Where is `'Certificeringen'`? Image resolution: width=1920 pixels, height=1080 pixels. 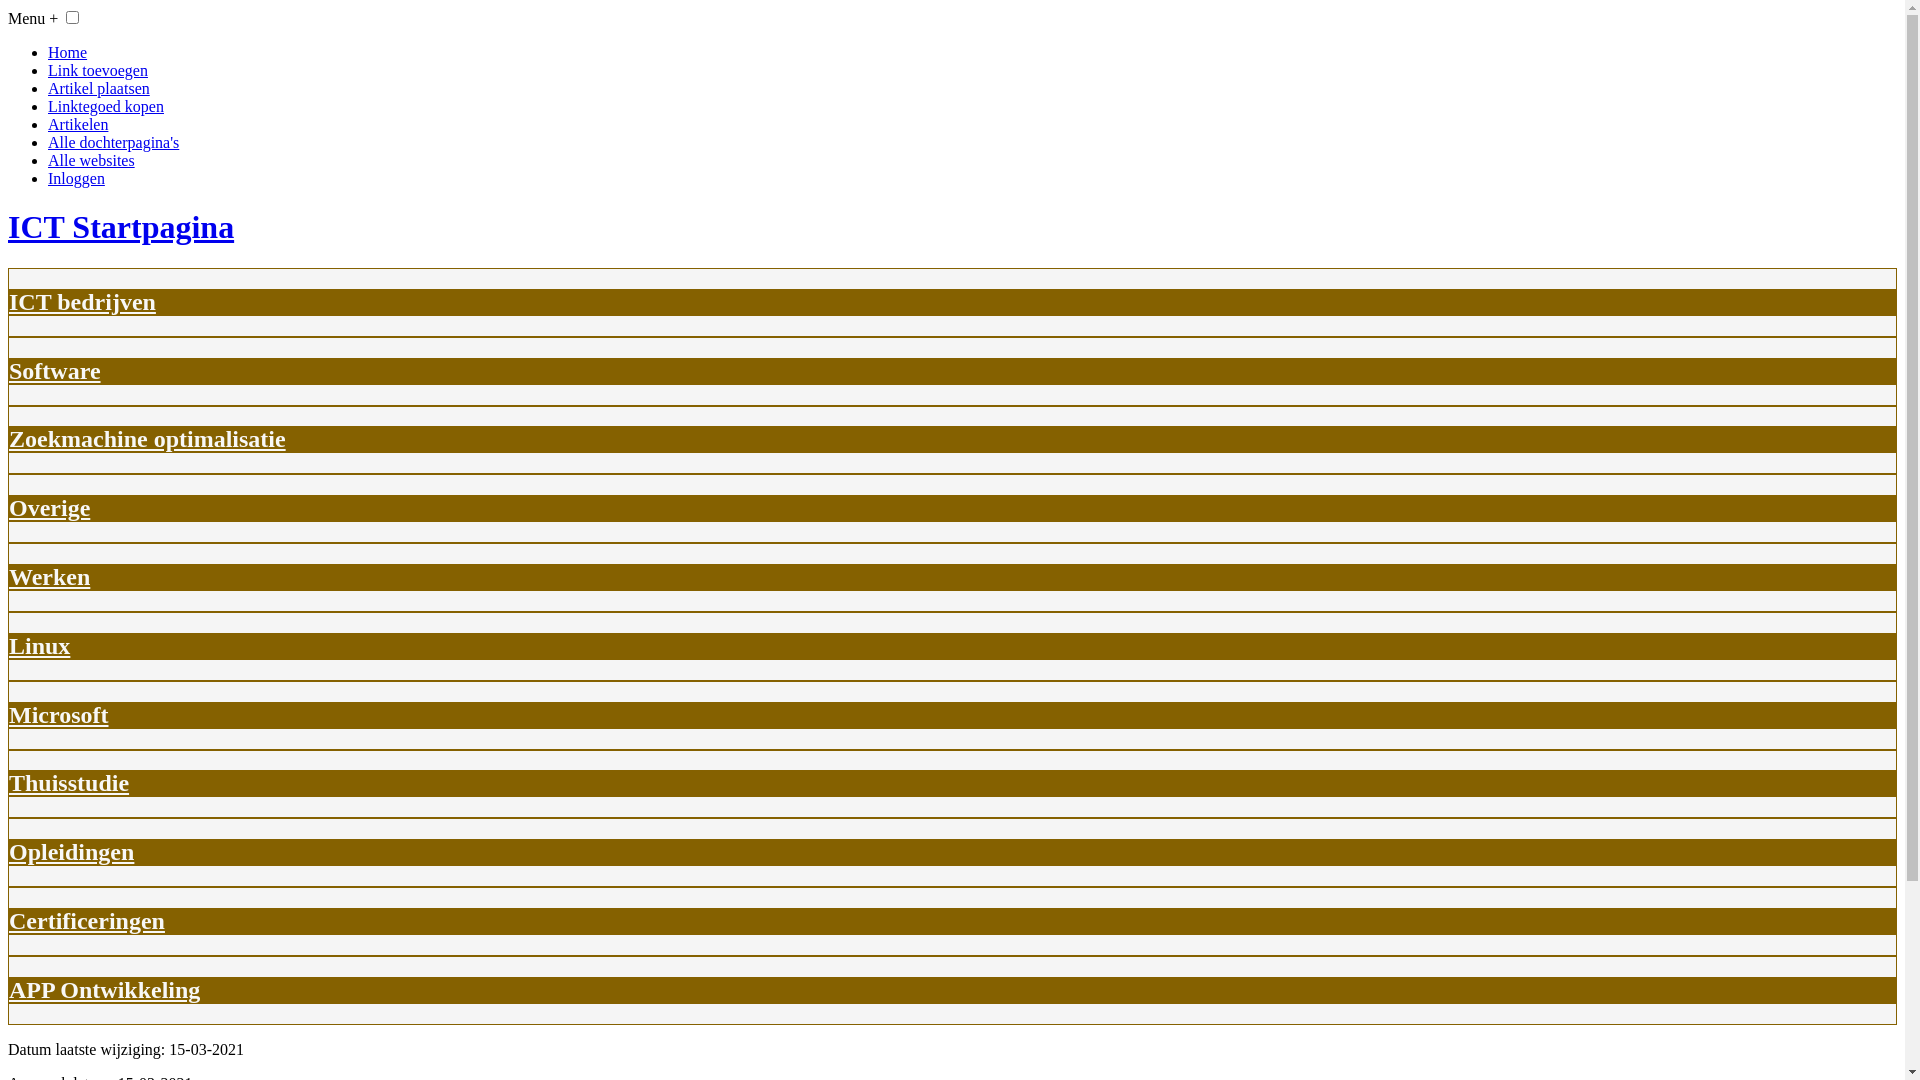 'Certificeringen' is located at coordinates (85, 921).